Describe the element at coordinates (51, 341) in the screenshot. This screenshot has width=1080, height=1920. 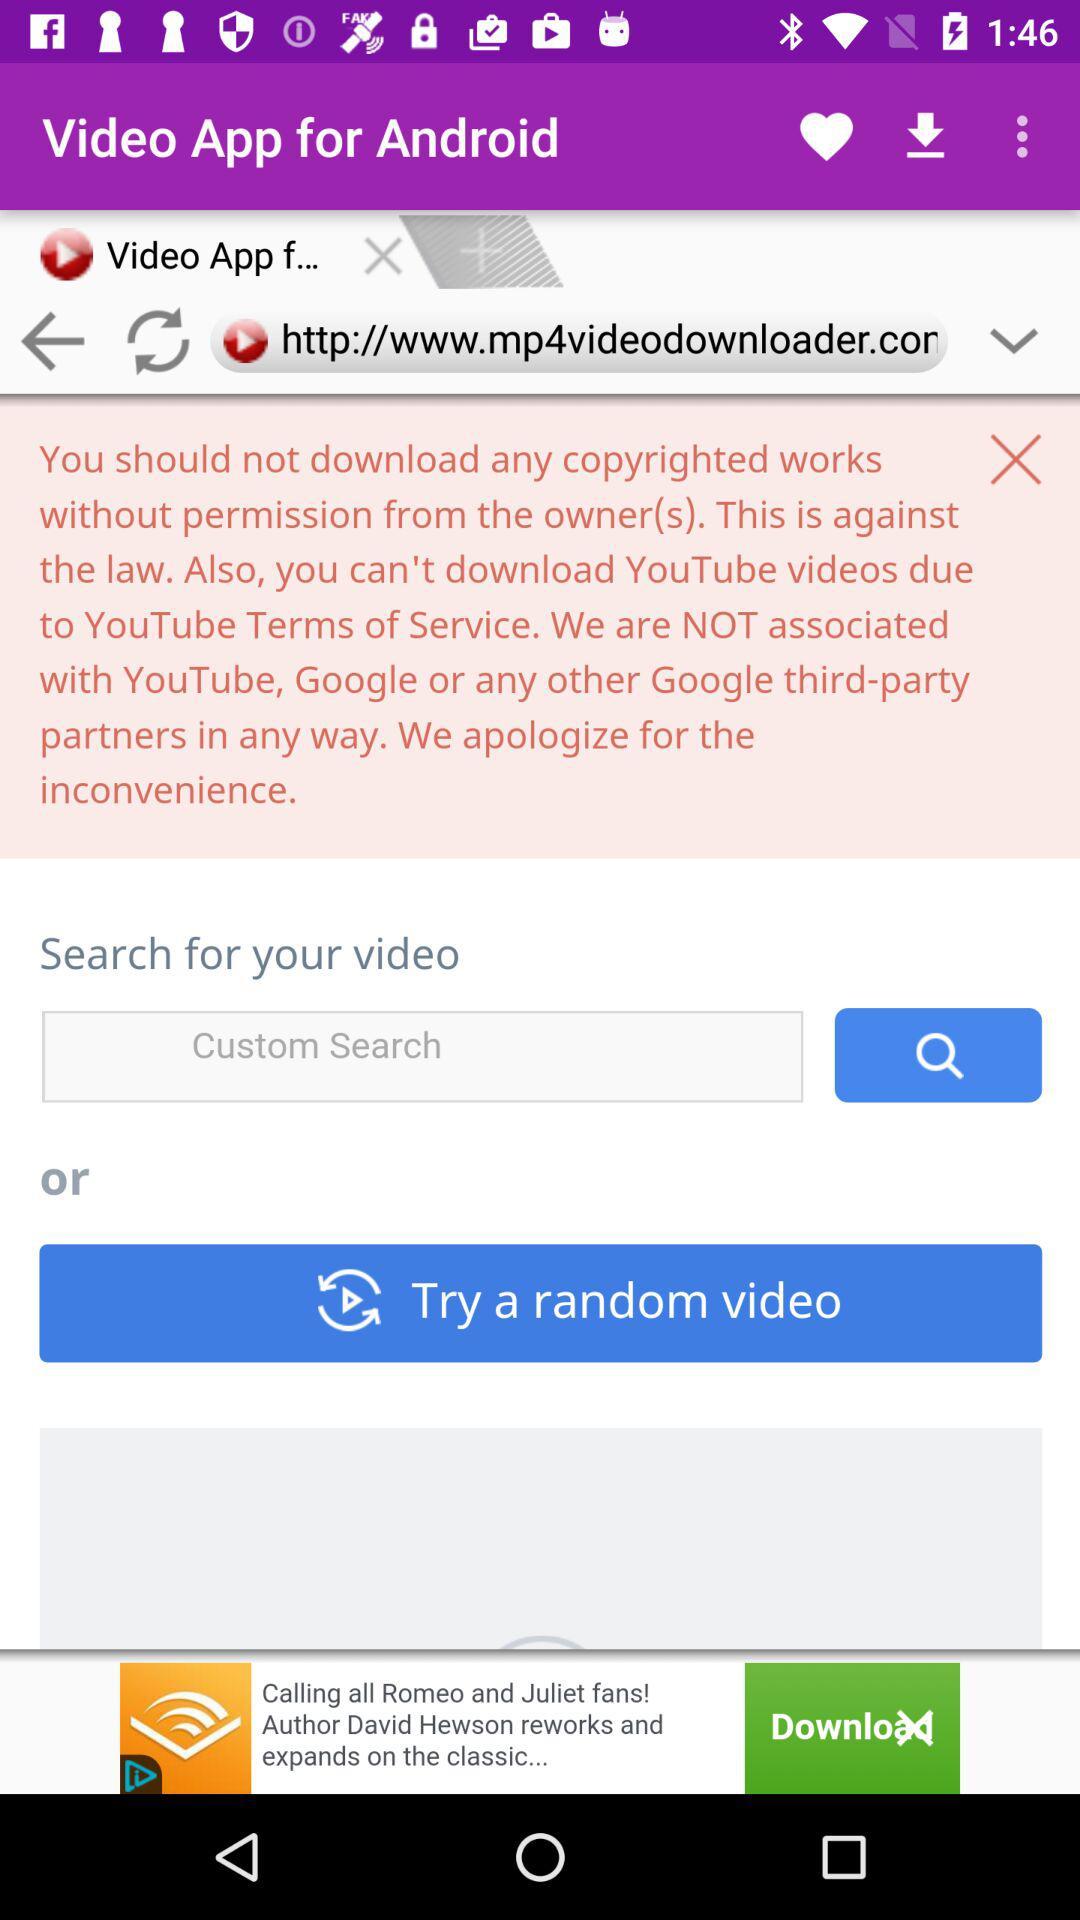
I see `the arrow_backward icon` at that location.